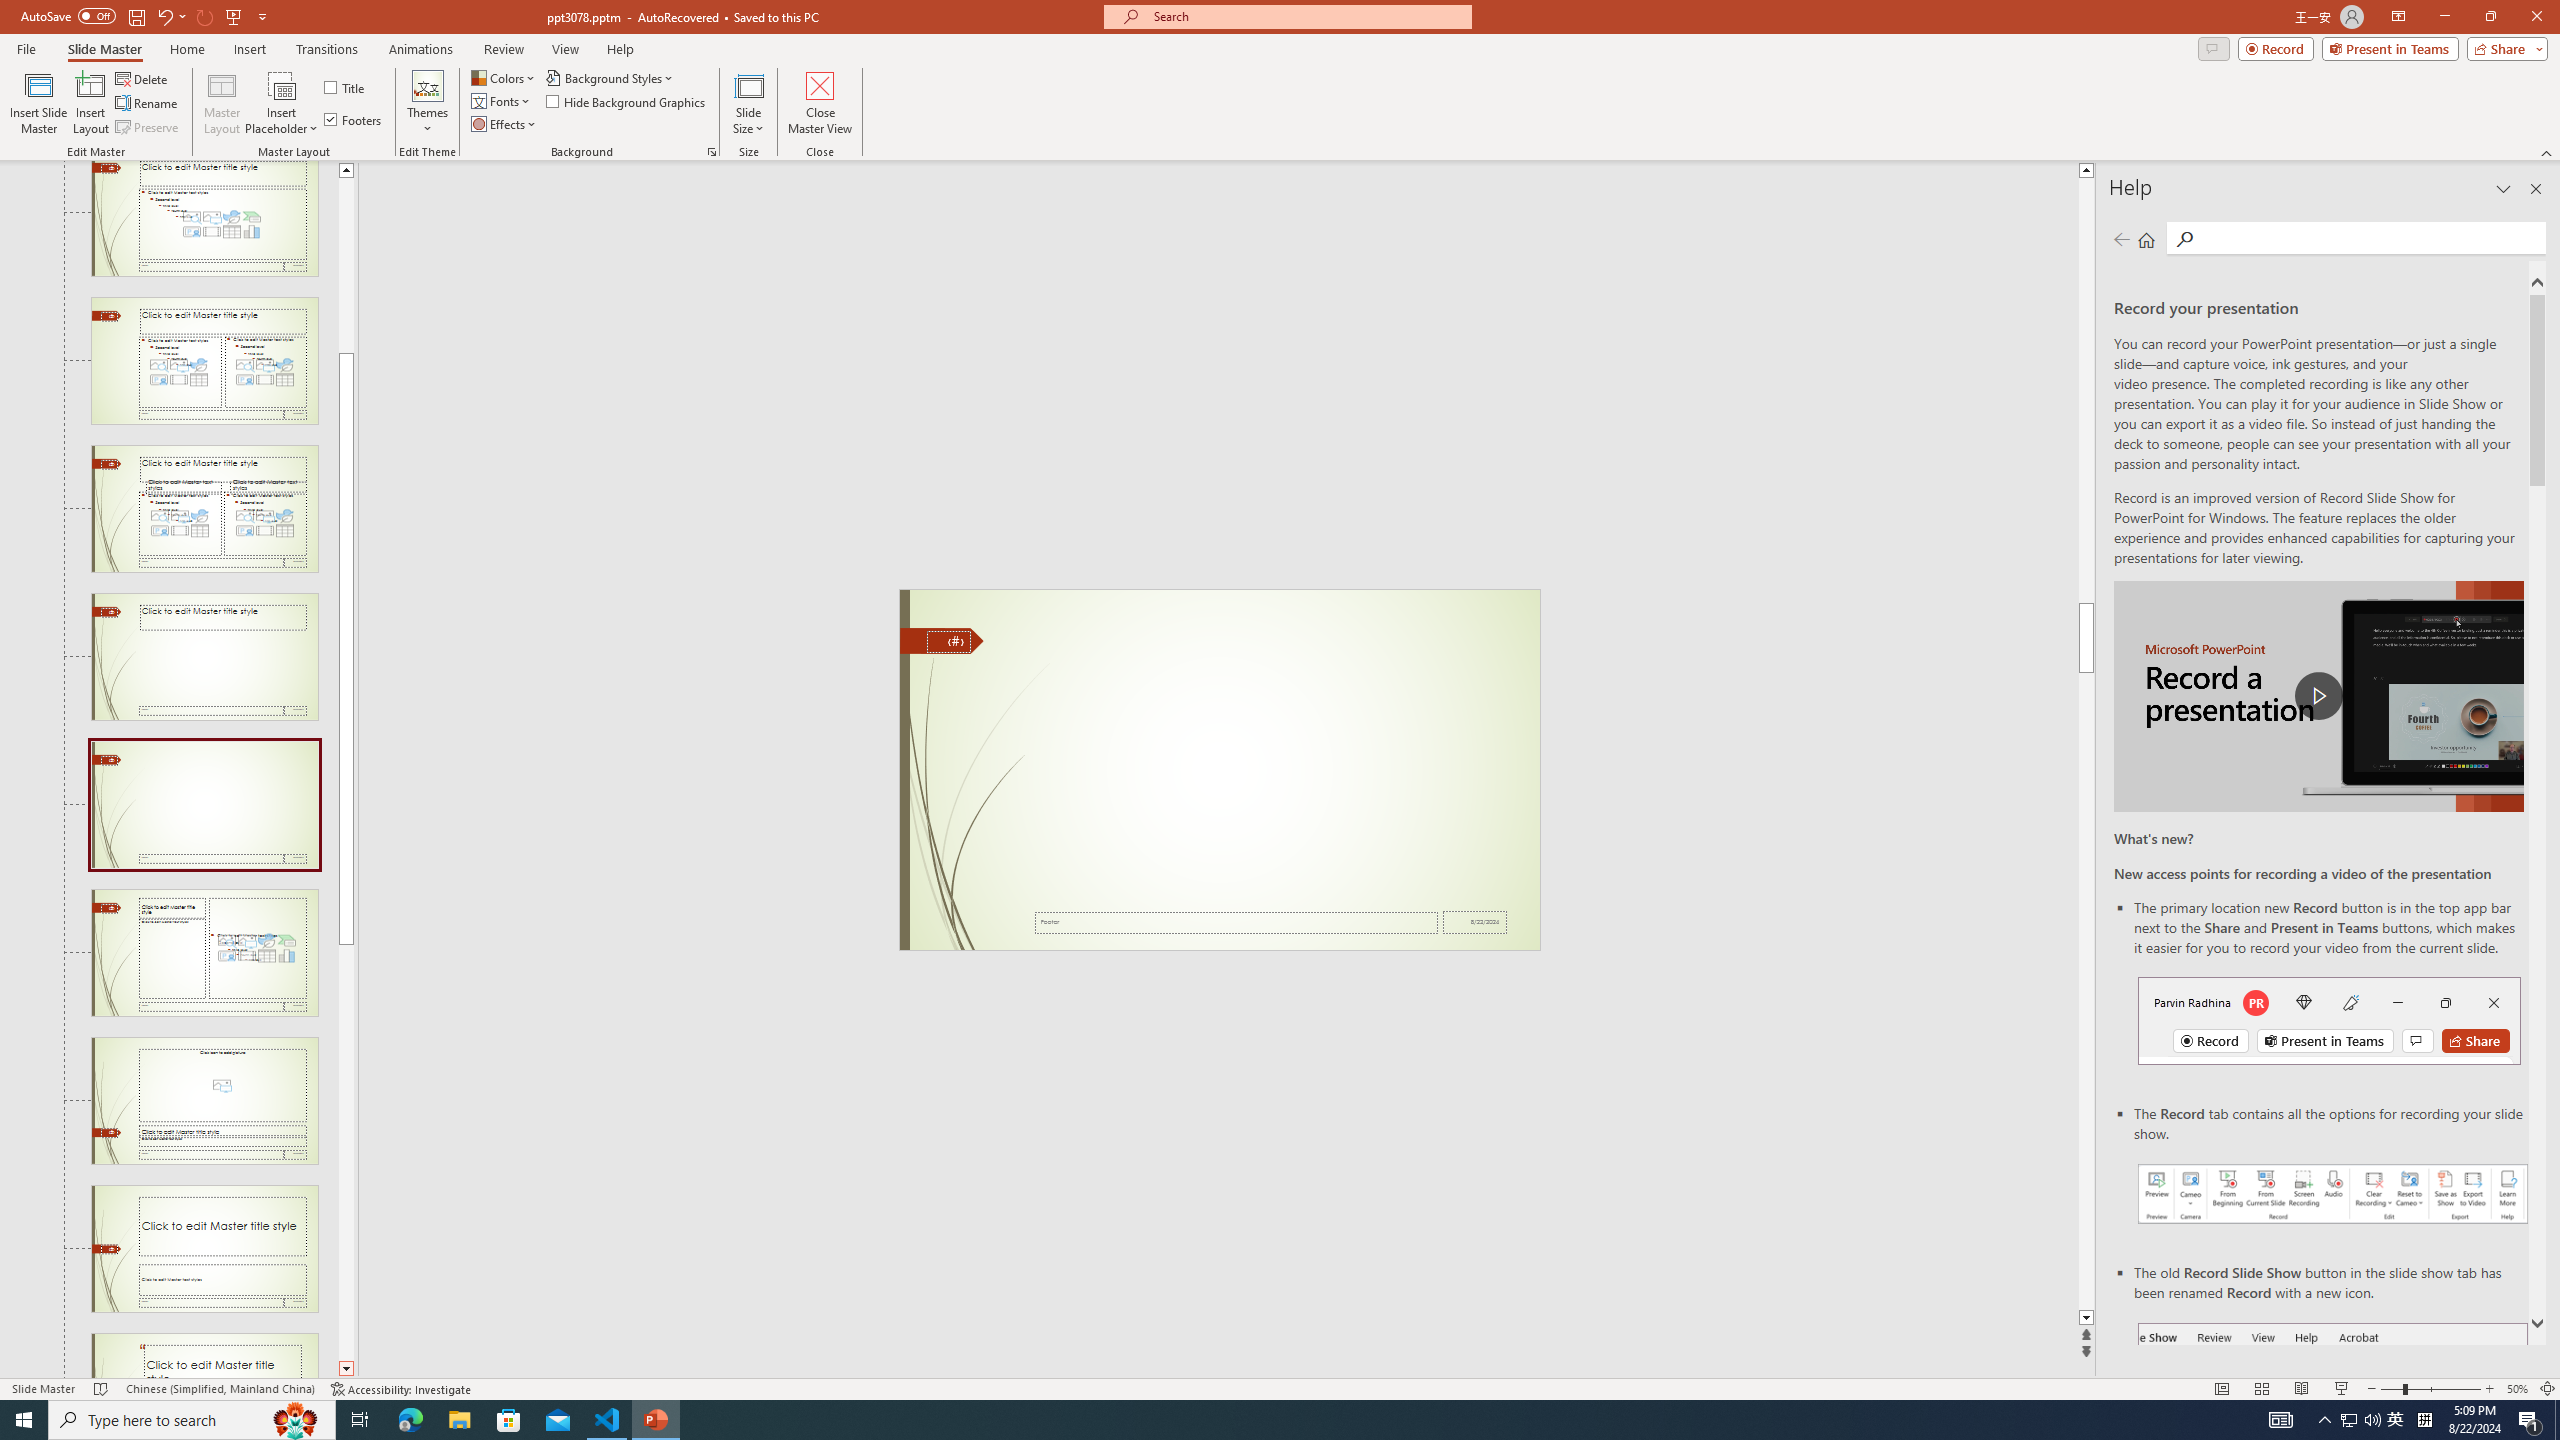  What do you see at coordinates (2221, 1389) in the screenshot?
I see `'Normal'` at bounding box center [2221, 1389].